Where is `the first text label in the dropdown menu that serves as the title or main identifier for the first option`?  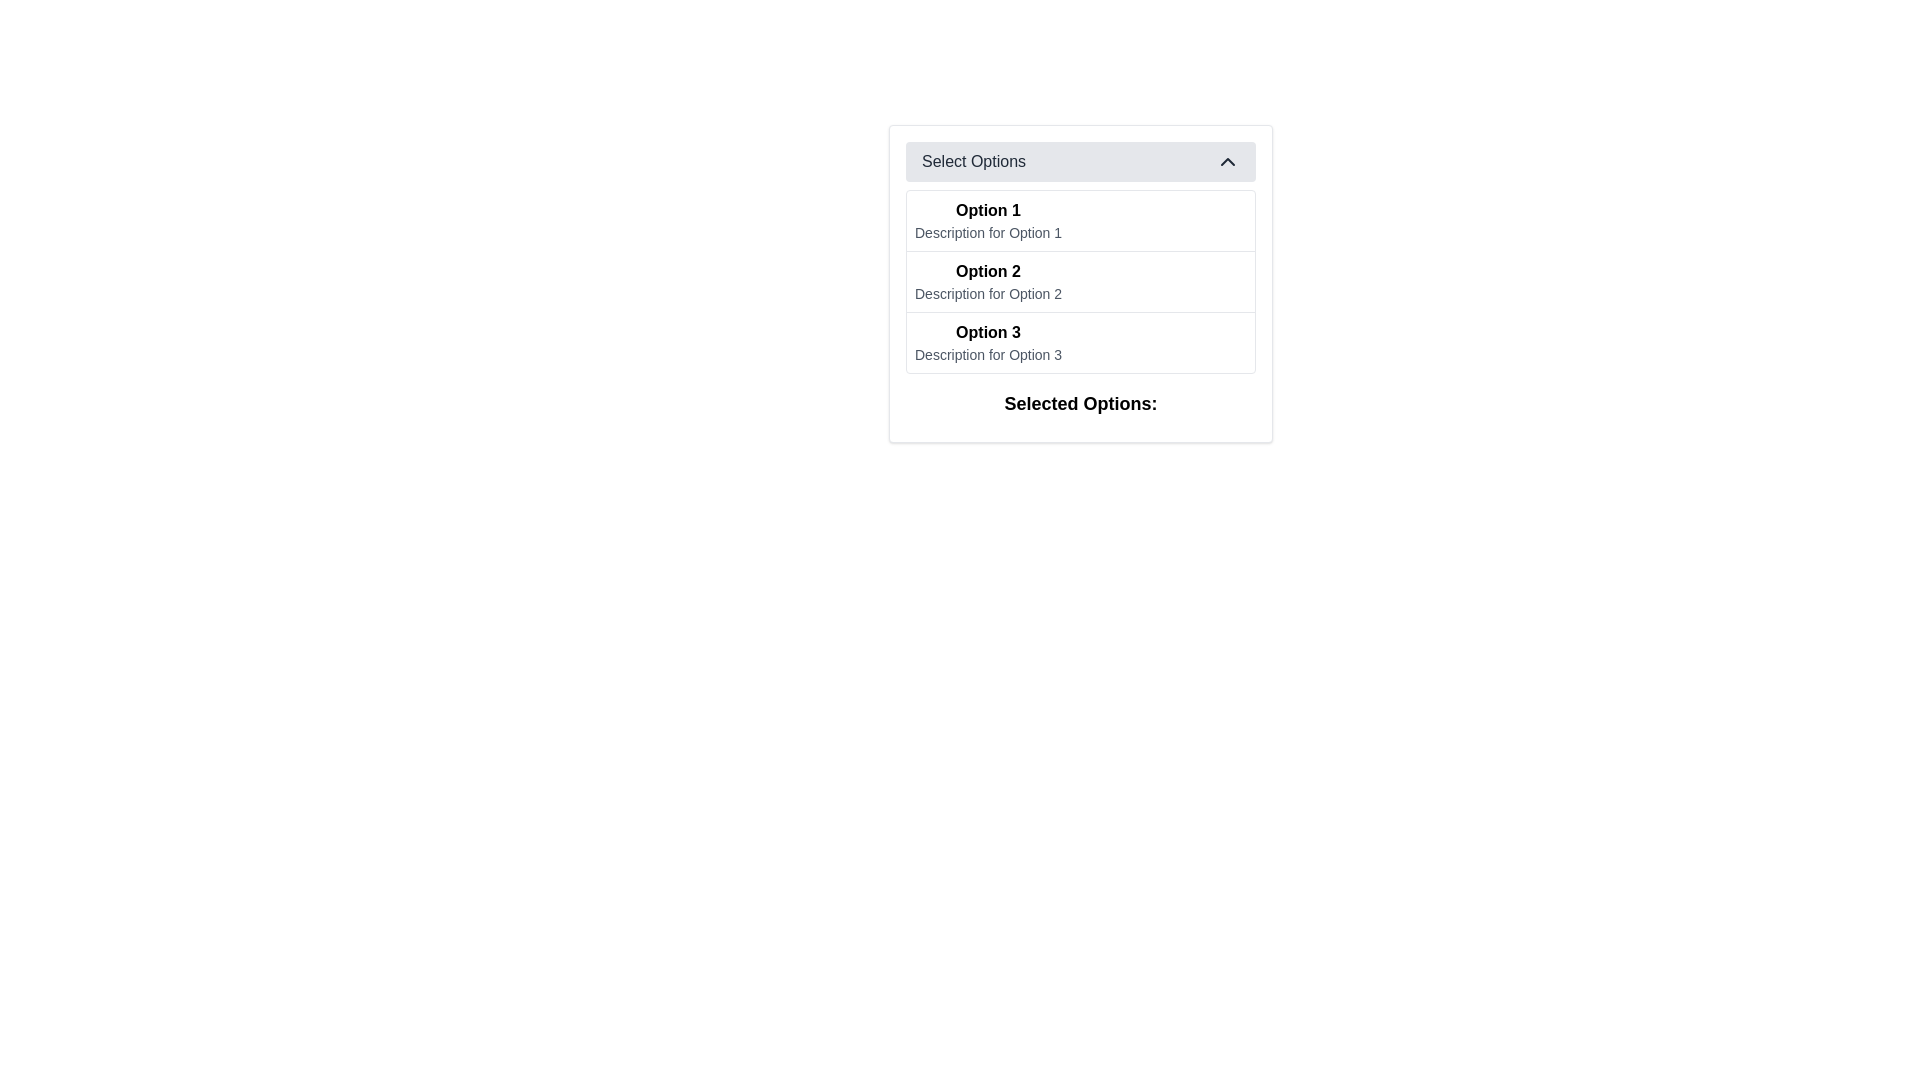 the first text label in the dropdown menu that serves as the title or main identifier for the first option is located at coordinates (988, 211).